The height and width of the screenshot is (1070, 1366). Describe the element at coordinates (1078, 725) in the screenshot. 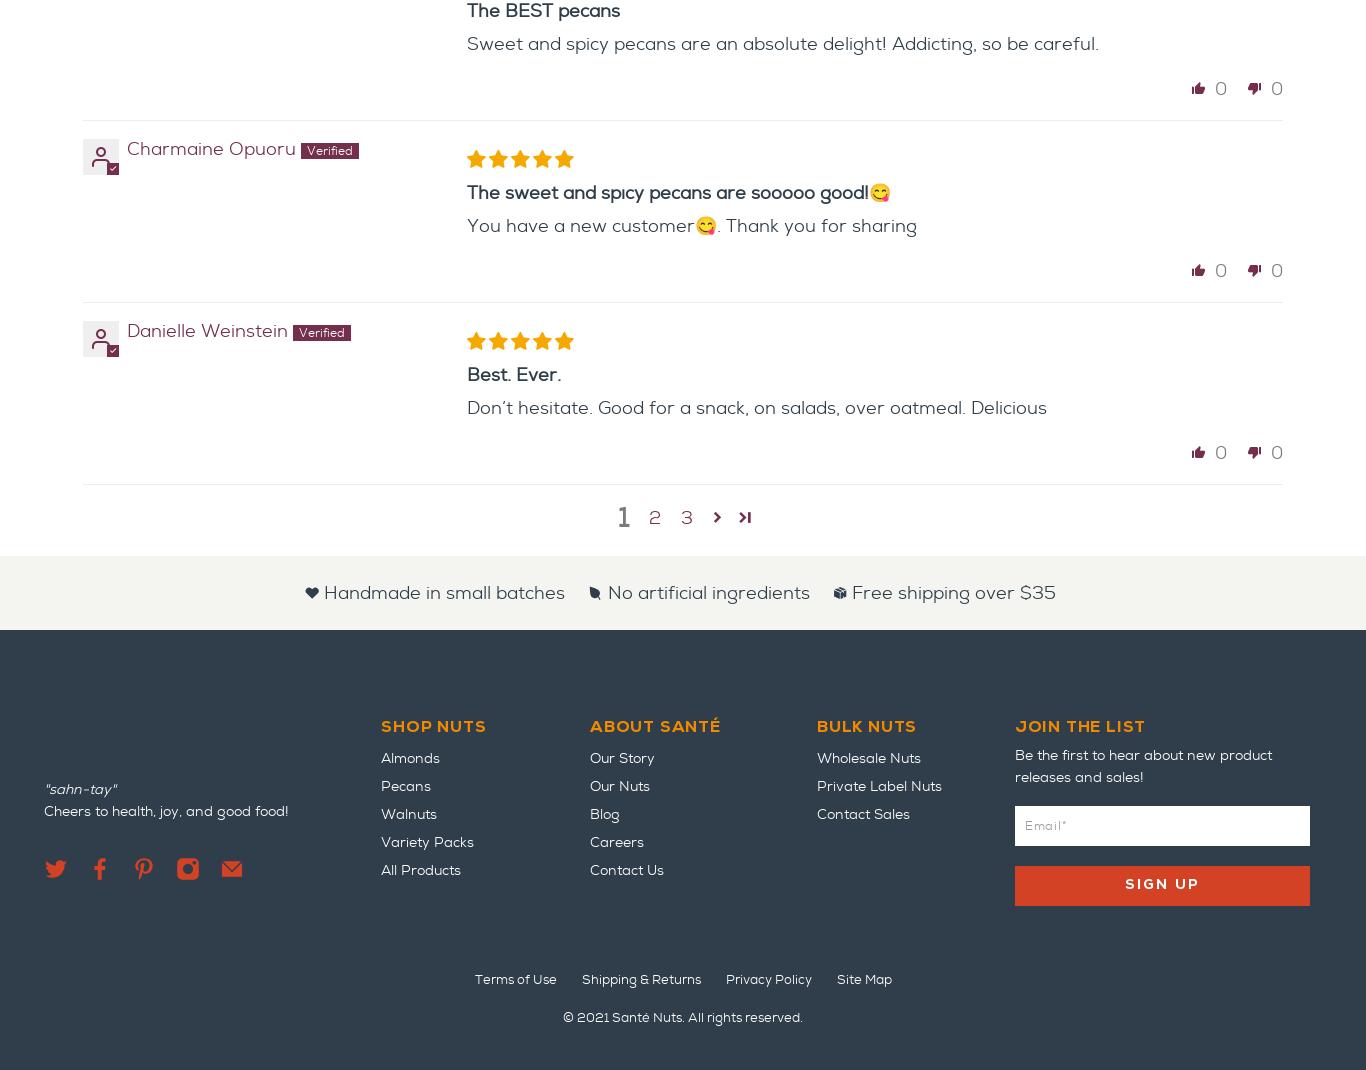

I see `'Join the list'` at that location.